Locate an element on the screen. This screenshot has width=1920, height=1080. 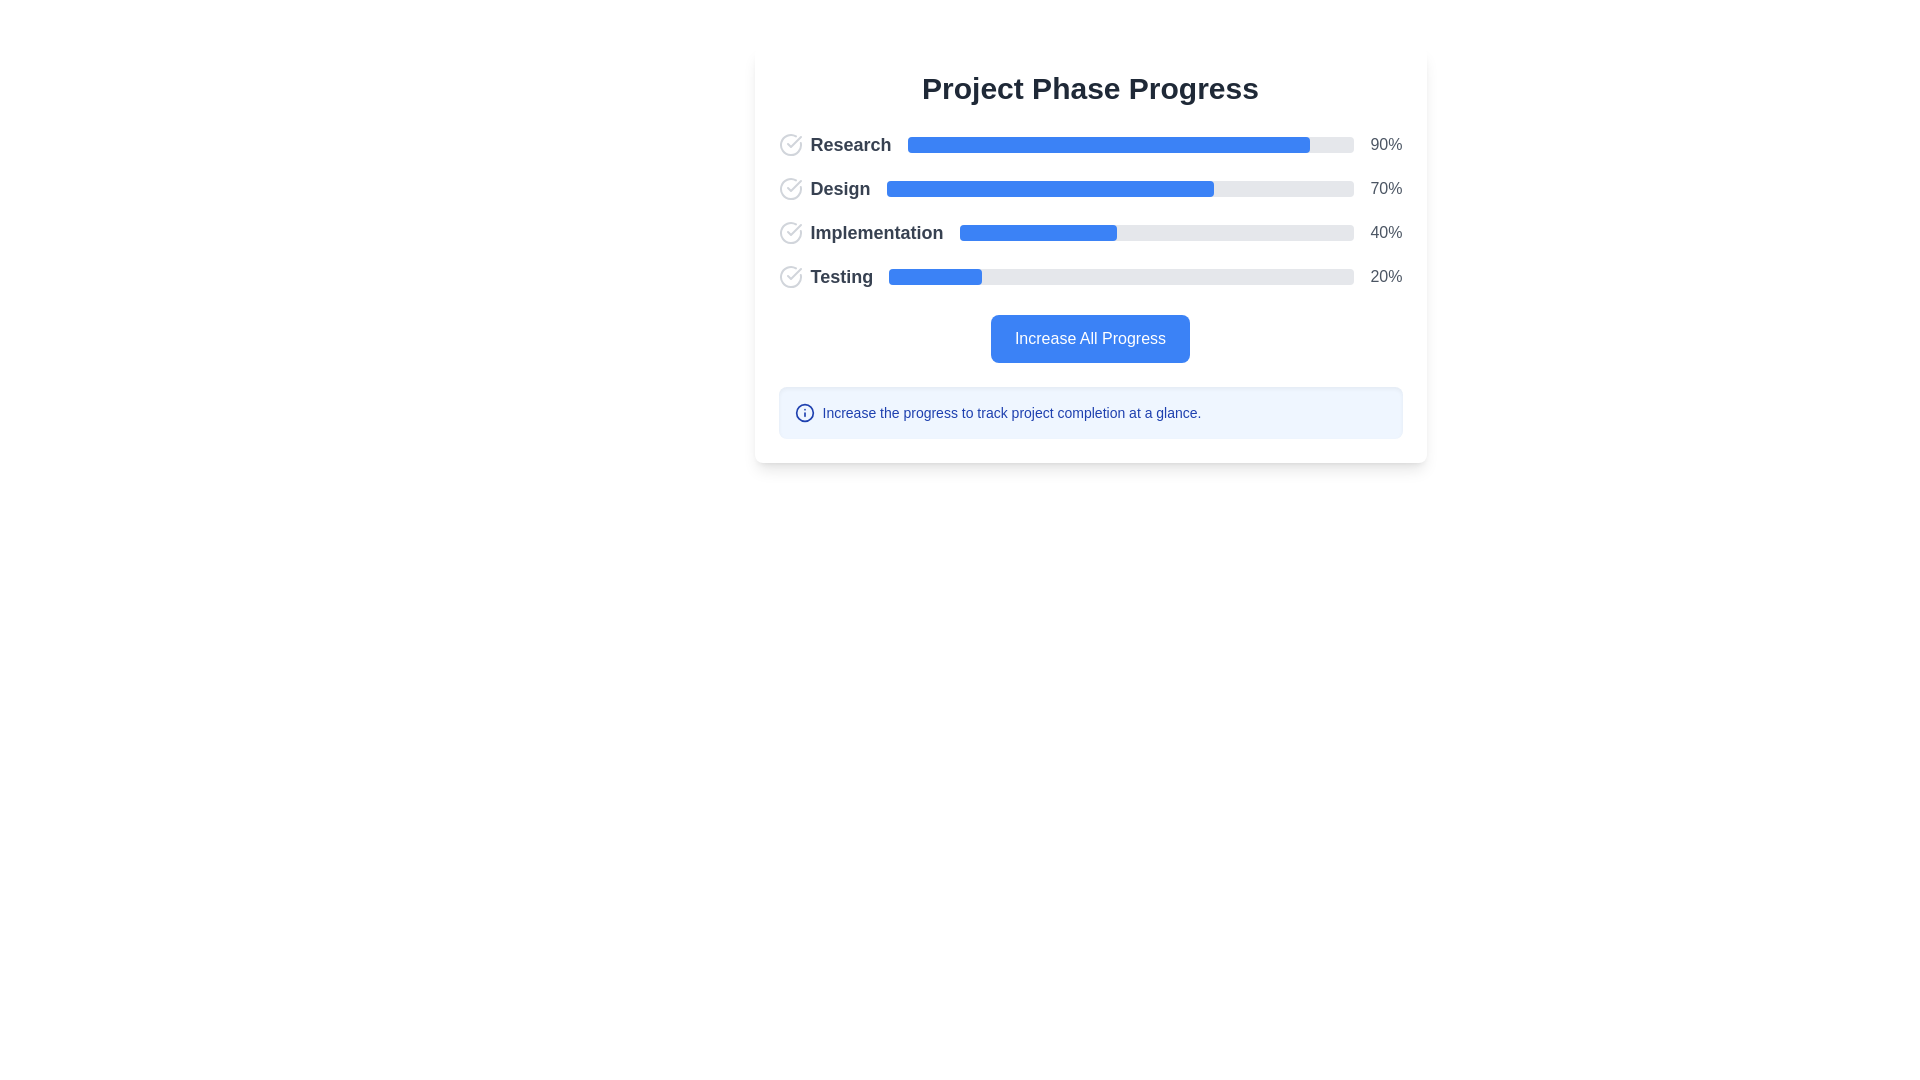
the outer circle of the circular checkmark icon in the 'Research' row of the 'Project Phase Progress' interface is located at coordinates (789, 144).